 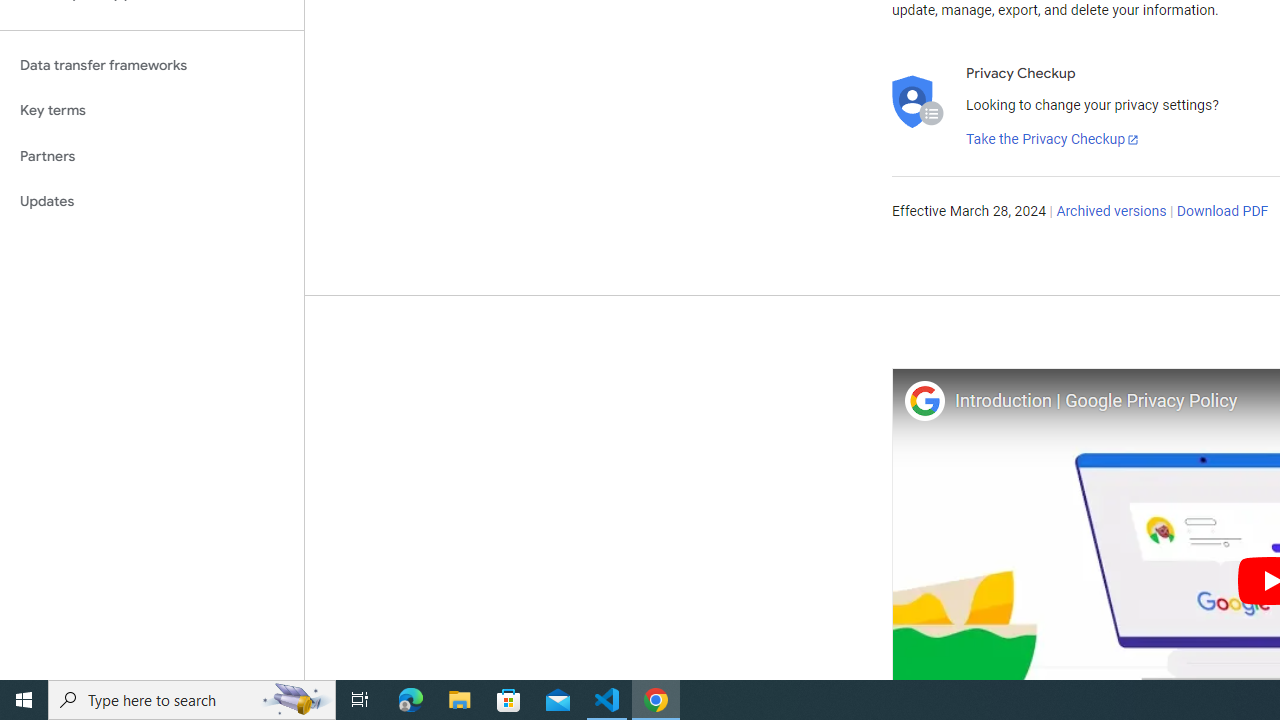 What do you see at coordinates (923, 400) in the screenshot?
I see `'Photo image of Google'` at bounding box center [923, 400].